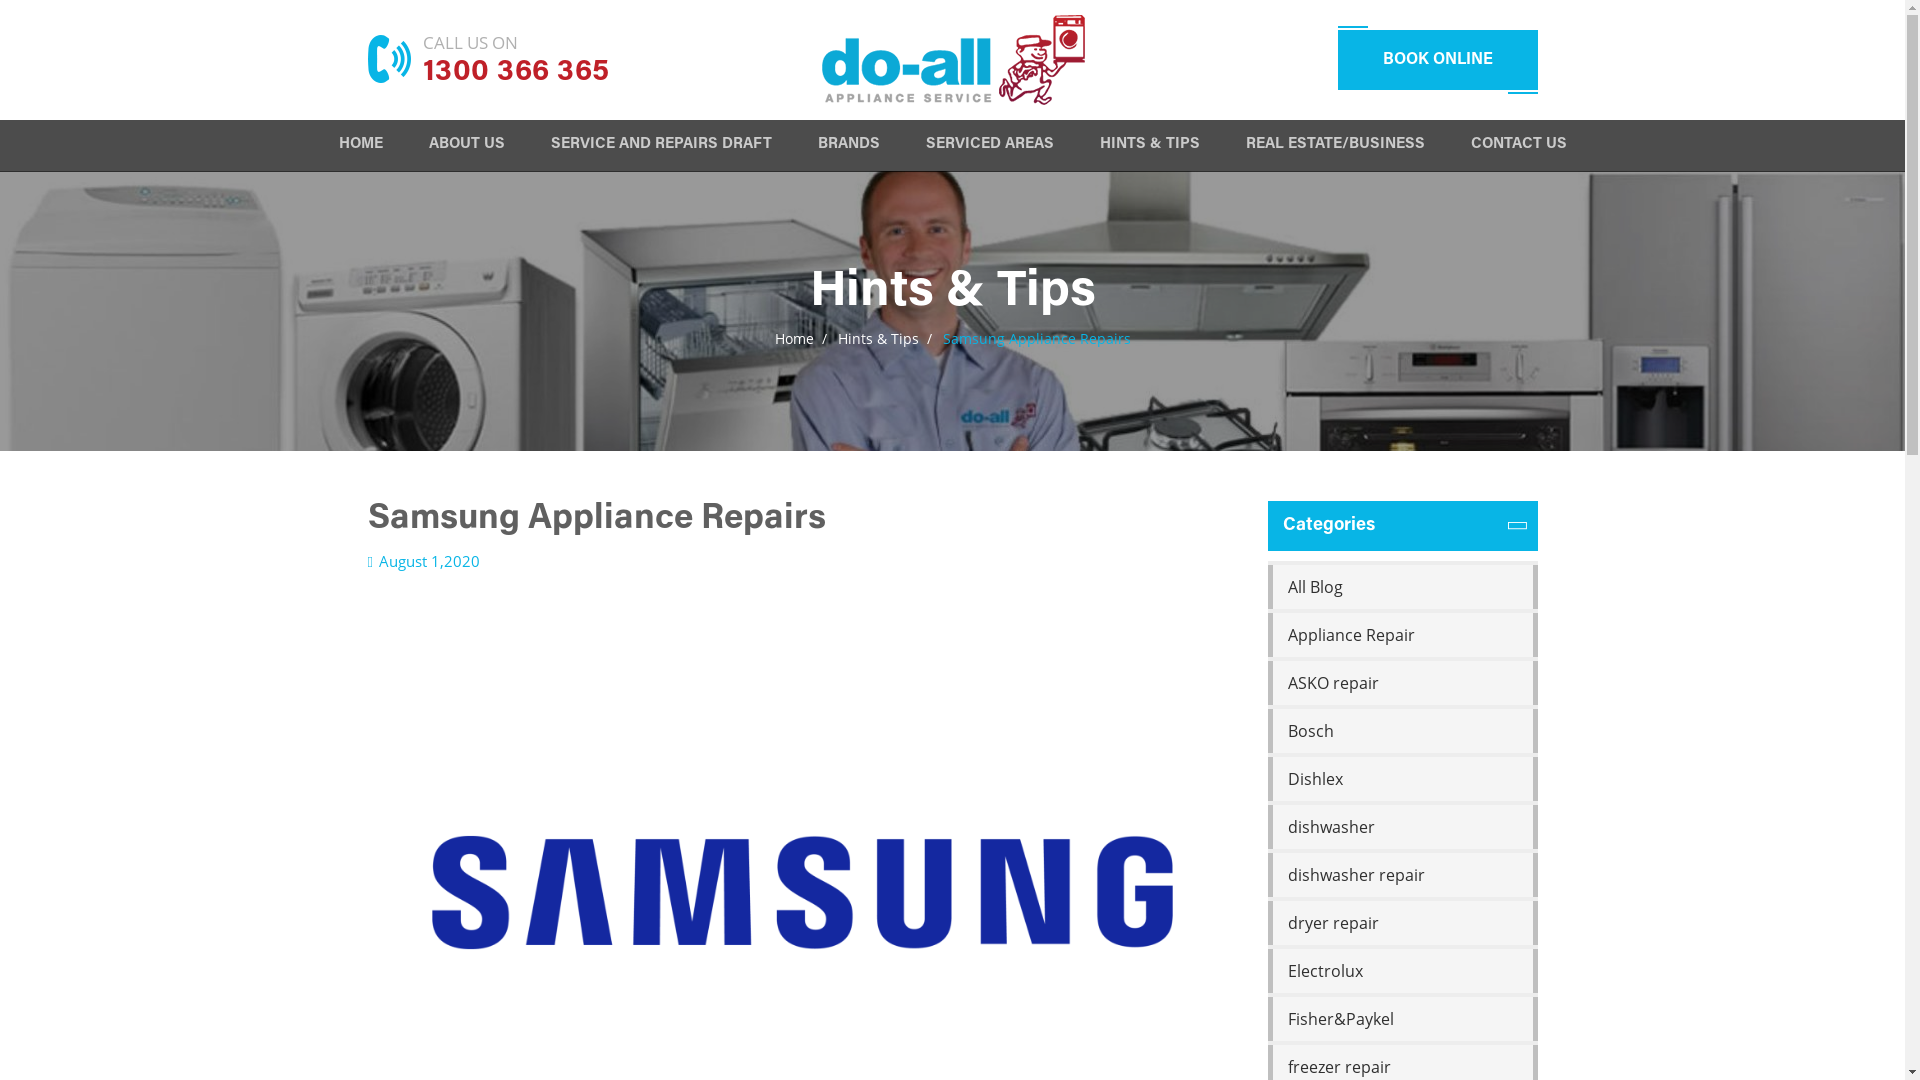 The width and height of the screenshot is (1920, 1080). What do you see at coordinates (1401, 874) in the screenshot?
I see `'dishwasher repair'` at bounding box center [1401, 874].